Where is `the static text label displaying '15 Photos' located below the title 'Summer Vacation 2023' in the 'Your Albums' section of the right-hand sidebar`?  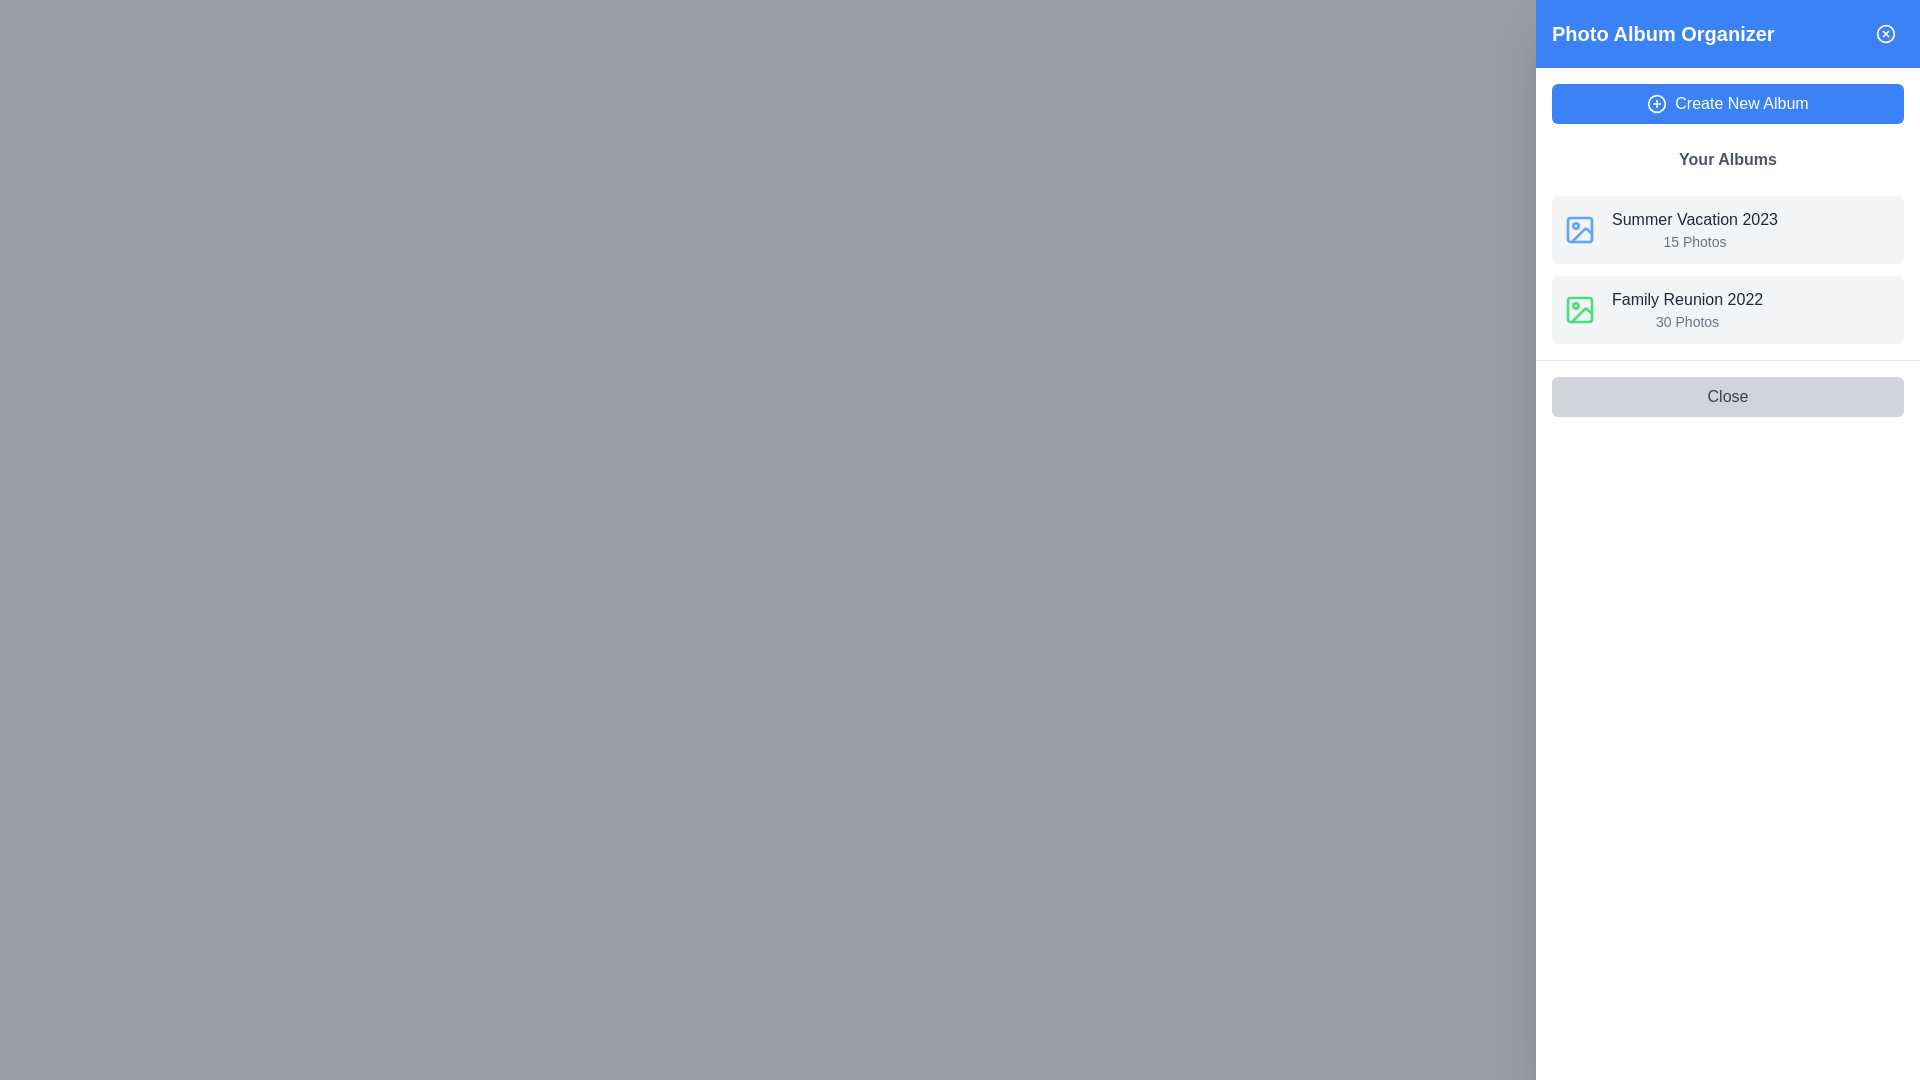 the static text label displaying '15 Photos' located below the title 'Summer Vacation 2023' in the 'Your Albums' section of the right-hand sidebar is located at coordinates (1693, 241).